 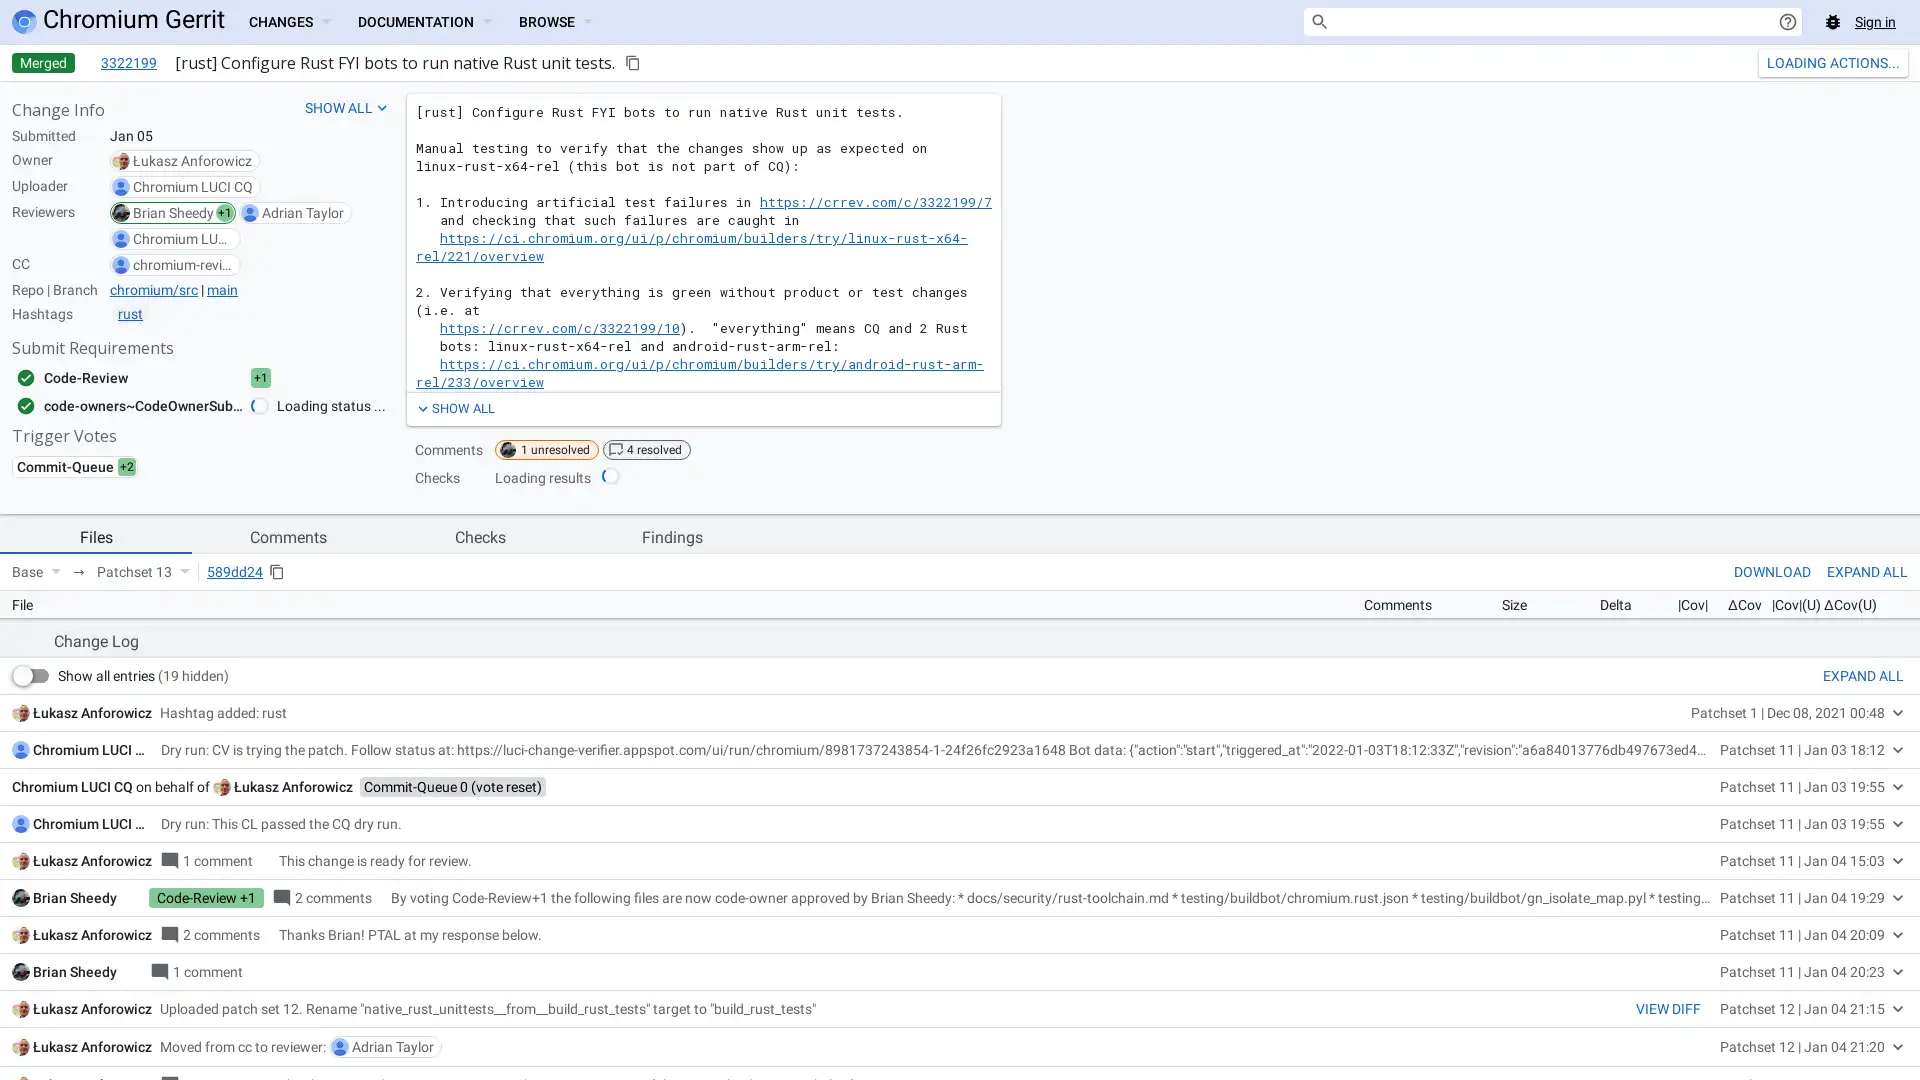 I want to click on SHOW ALL, so click(x=347, y=108).